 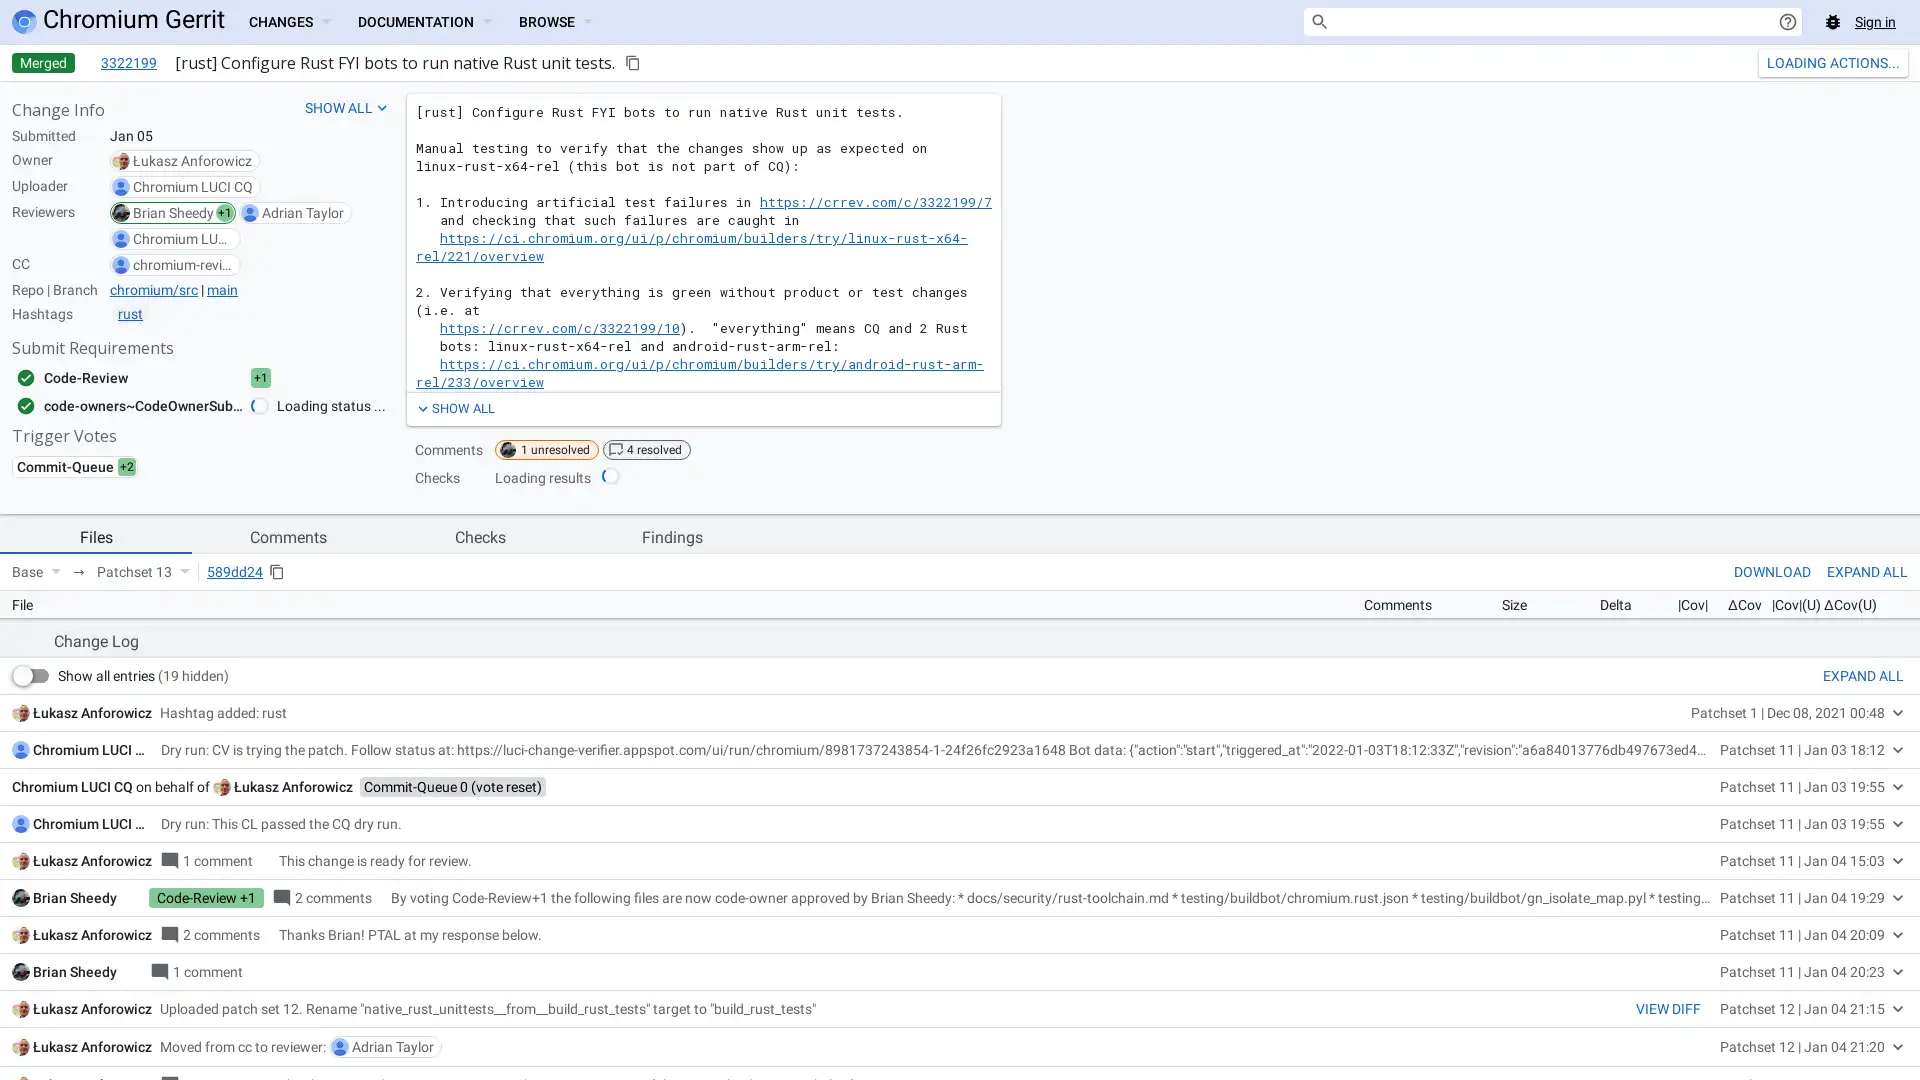 I want to click on SHOW ALL, so click(x=347, y=108).